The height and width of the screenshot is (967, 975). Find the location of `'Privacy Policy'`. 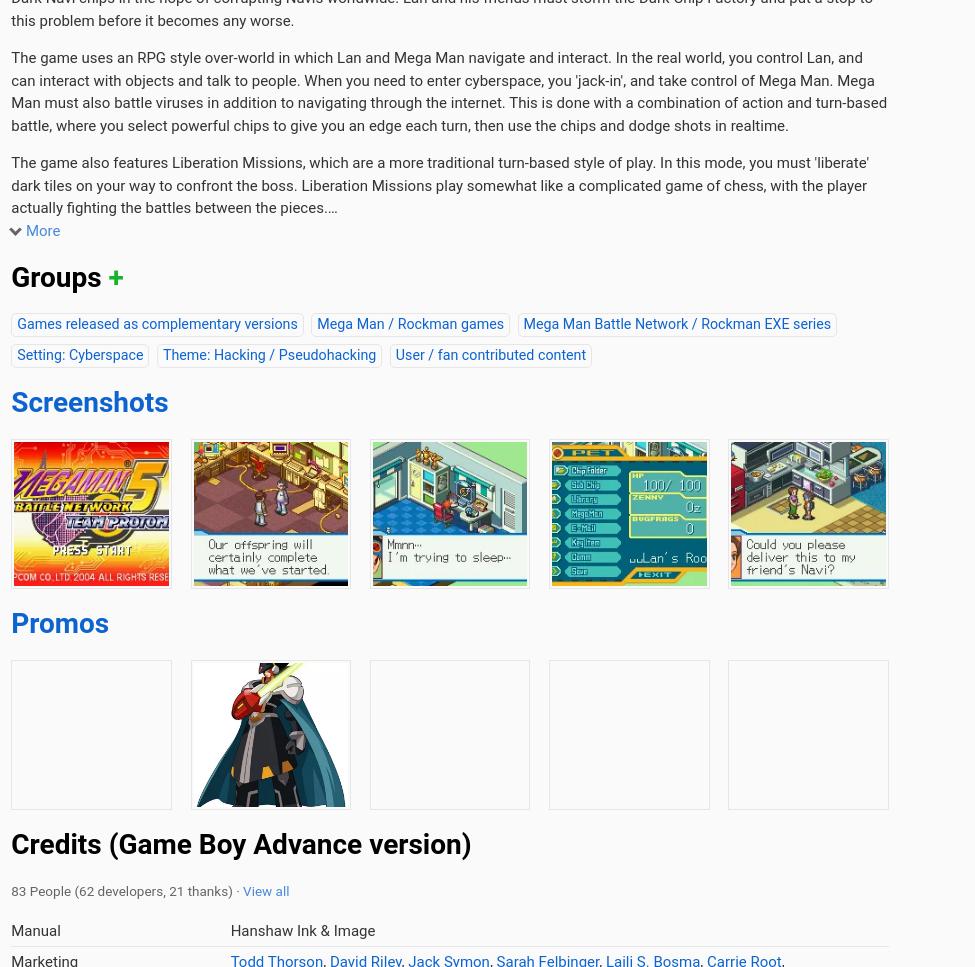

'Privacy Policy' is located at coordinates (461, 451).